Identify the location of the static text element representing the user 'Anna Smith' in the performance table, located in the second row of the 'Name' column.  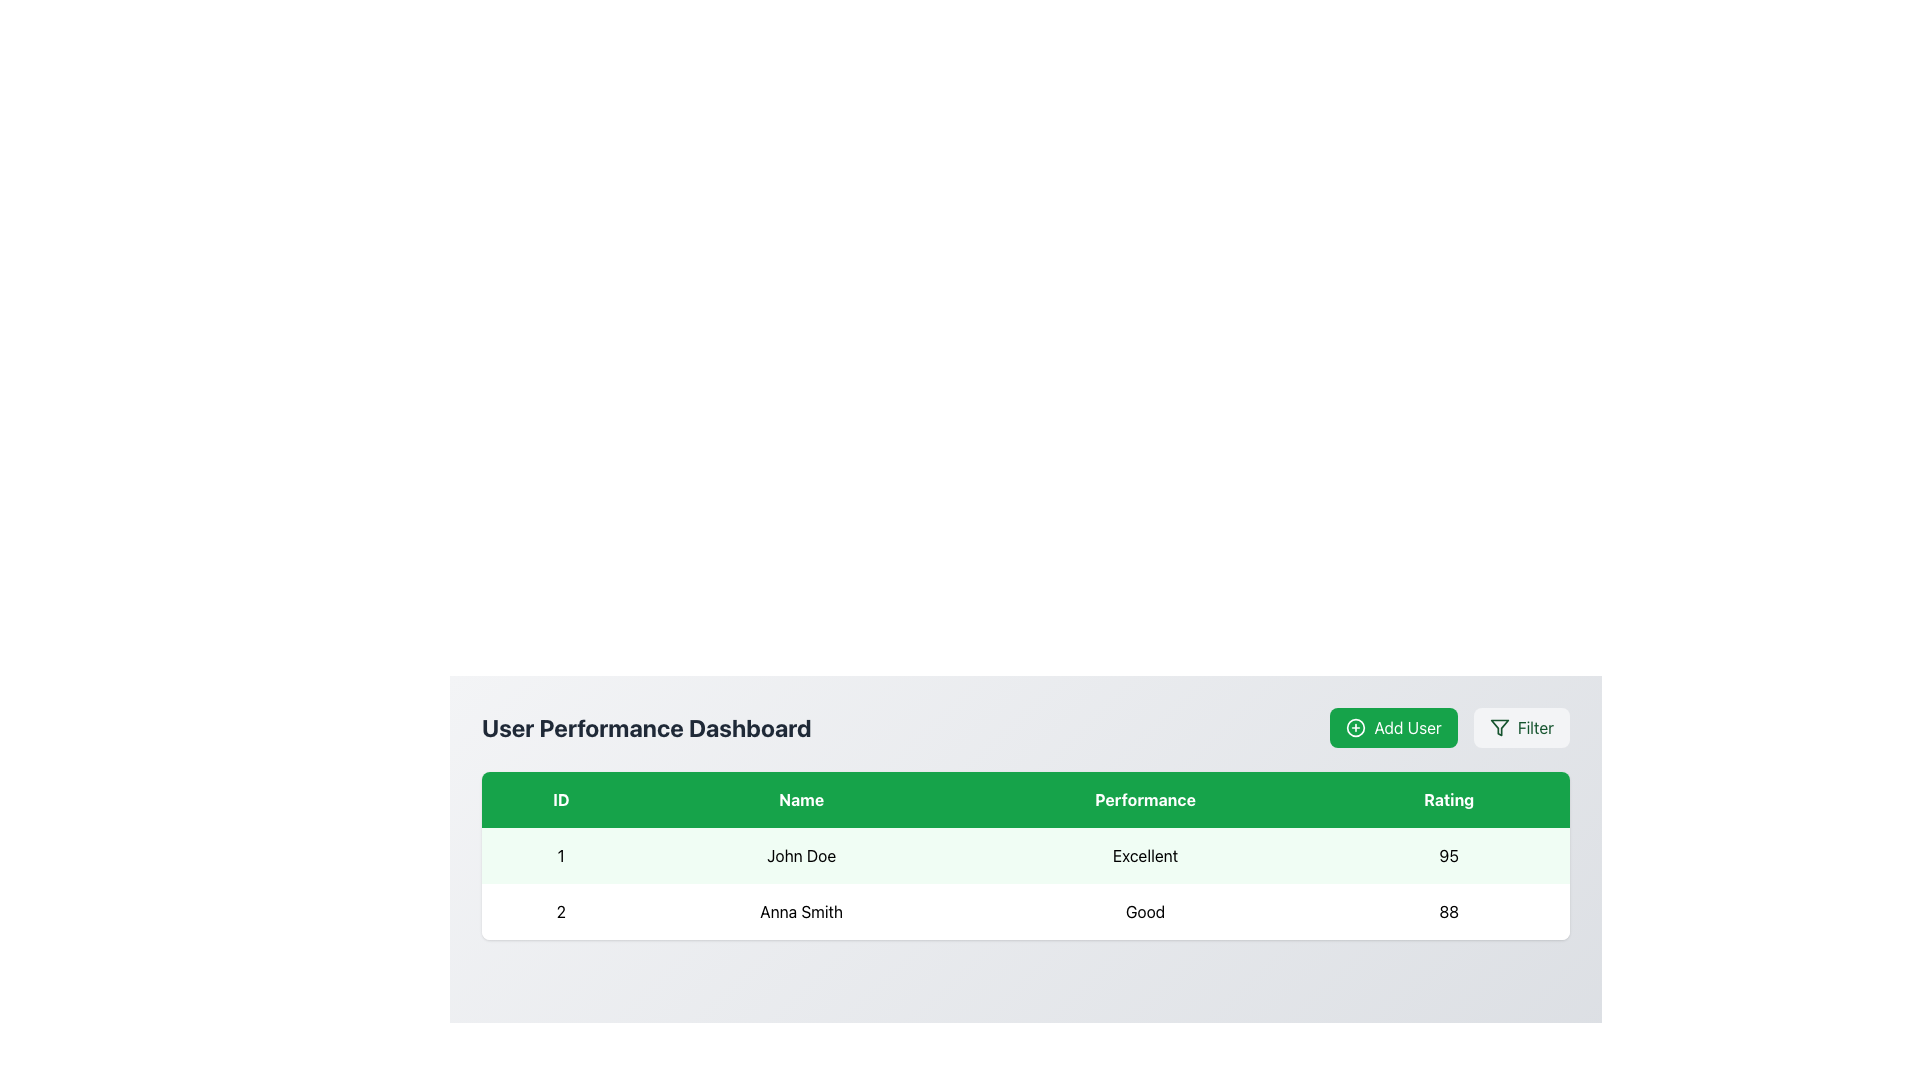
(801, 911).